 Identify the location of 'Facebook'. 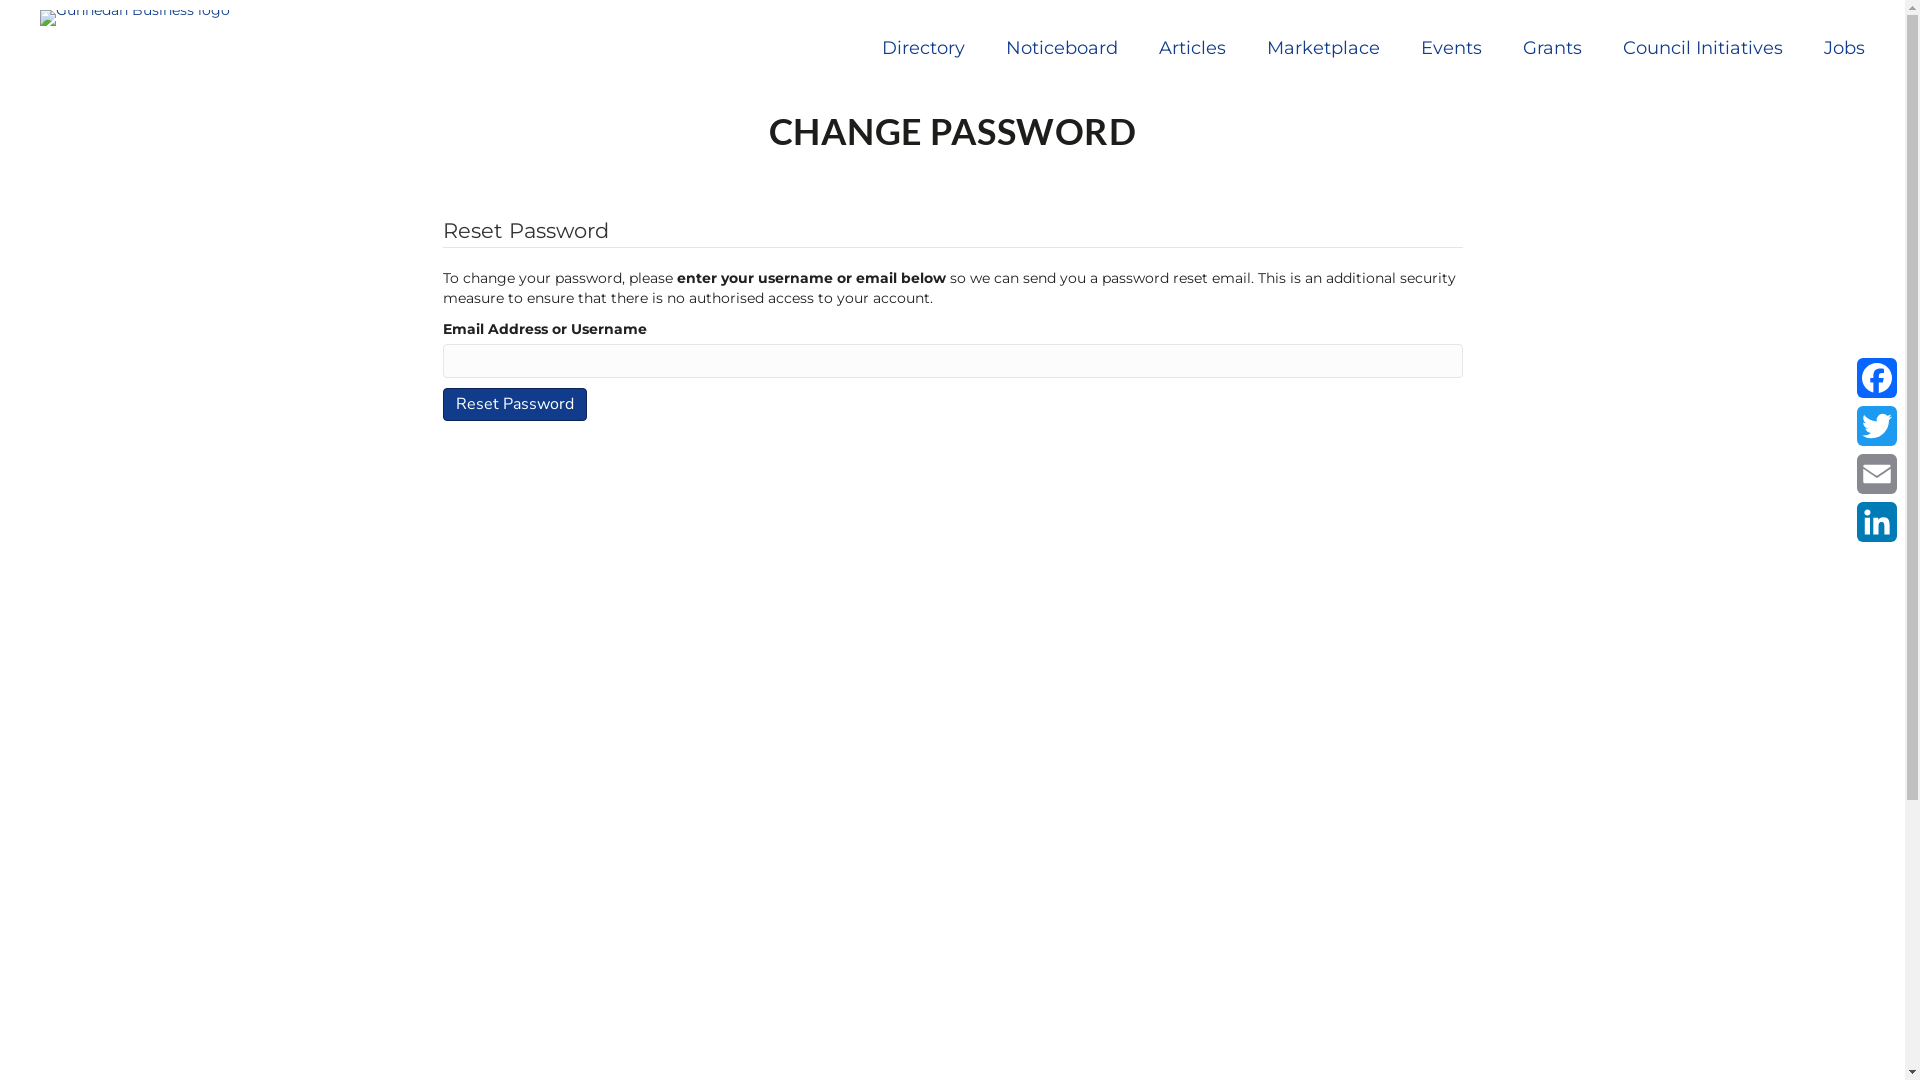
(1851, 378).